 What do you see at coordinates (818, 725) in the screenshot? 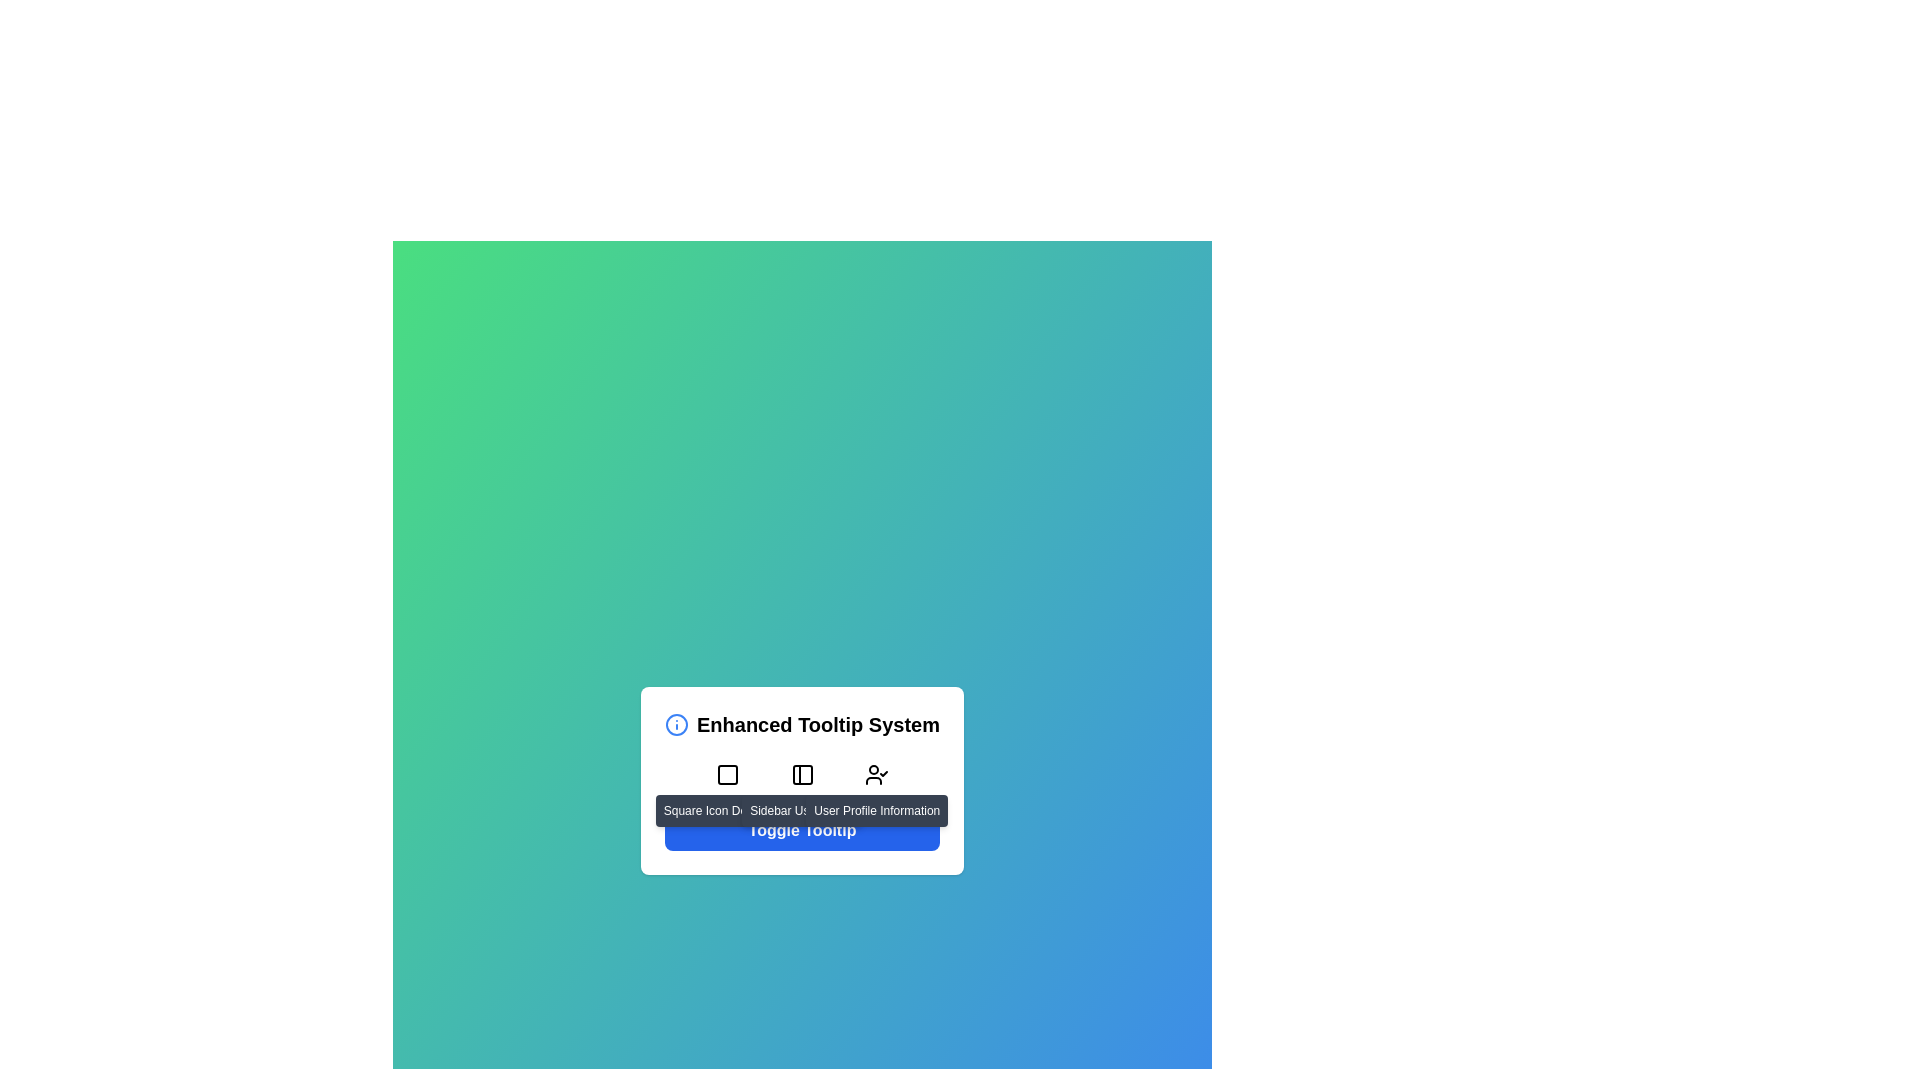
I see `the text label element that serves as a title or heading for the enhanced tooltip system, positioned to the right of the informational icon` at bounding box center [818, 725].